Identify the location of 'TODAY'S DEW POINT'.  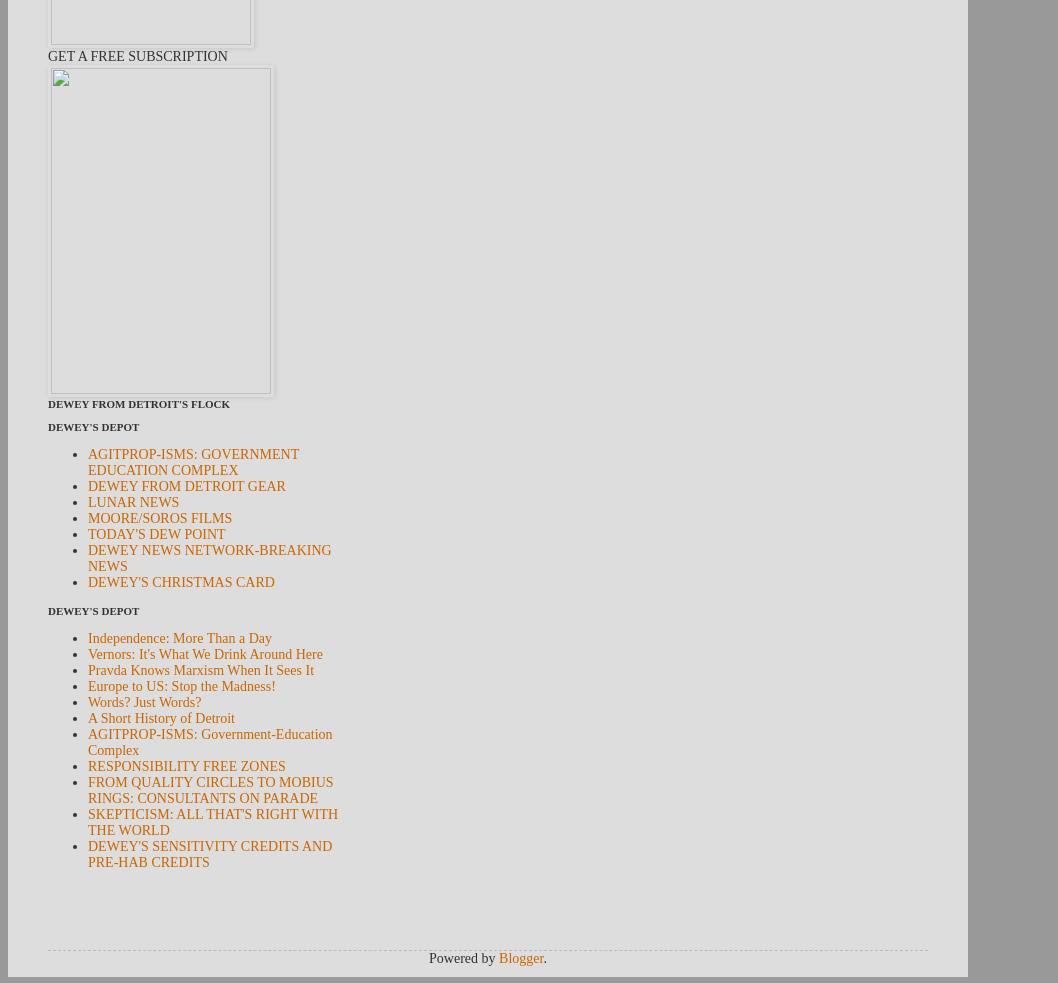
(88, 534).